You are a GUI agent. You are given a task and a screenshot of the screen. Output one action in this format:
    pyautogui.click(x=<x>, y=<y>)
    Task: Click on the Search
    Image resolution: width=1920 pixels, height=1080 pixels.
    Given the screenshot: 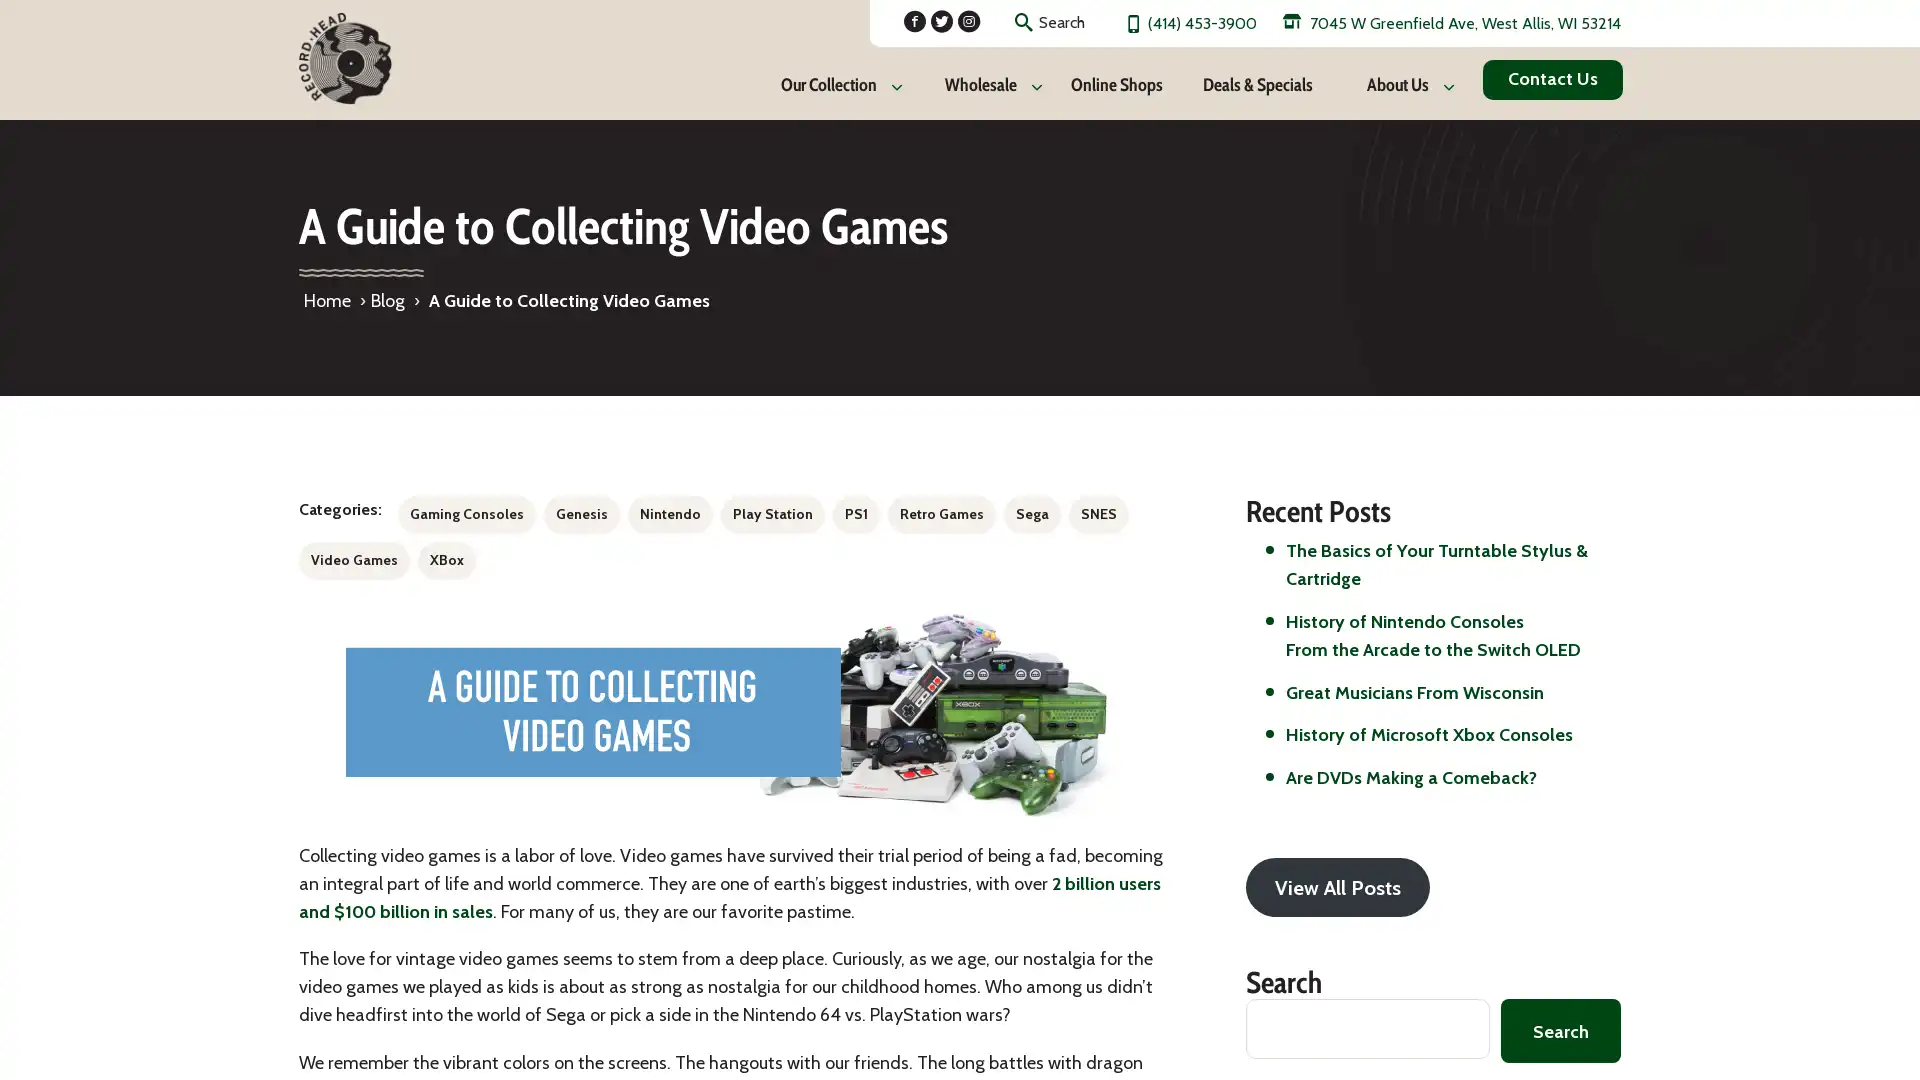 What is the action you would take?
    pyautogui.click(x=1059, y=22)
    